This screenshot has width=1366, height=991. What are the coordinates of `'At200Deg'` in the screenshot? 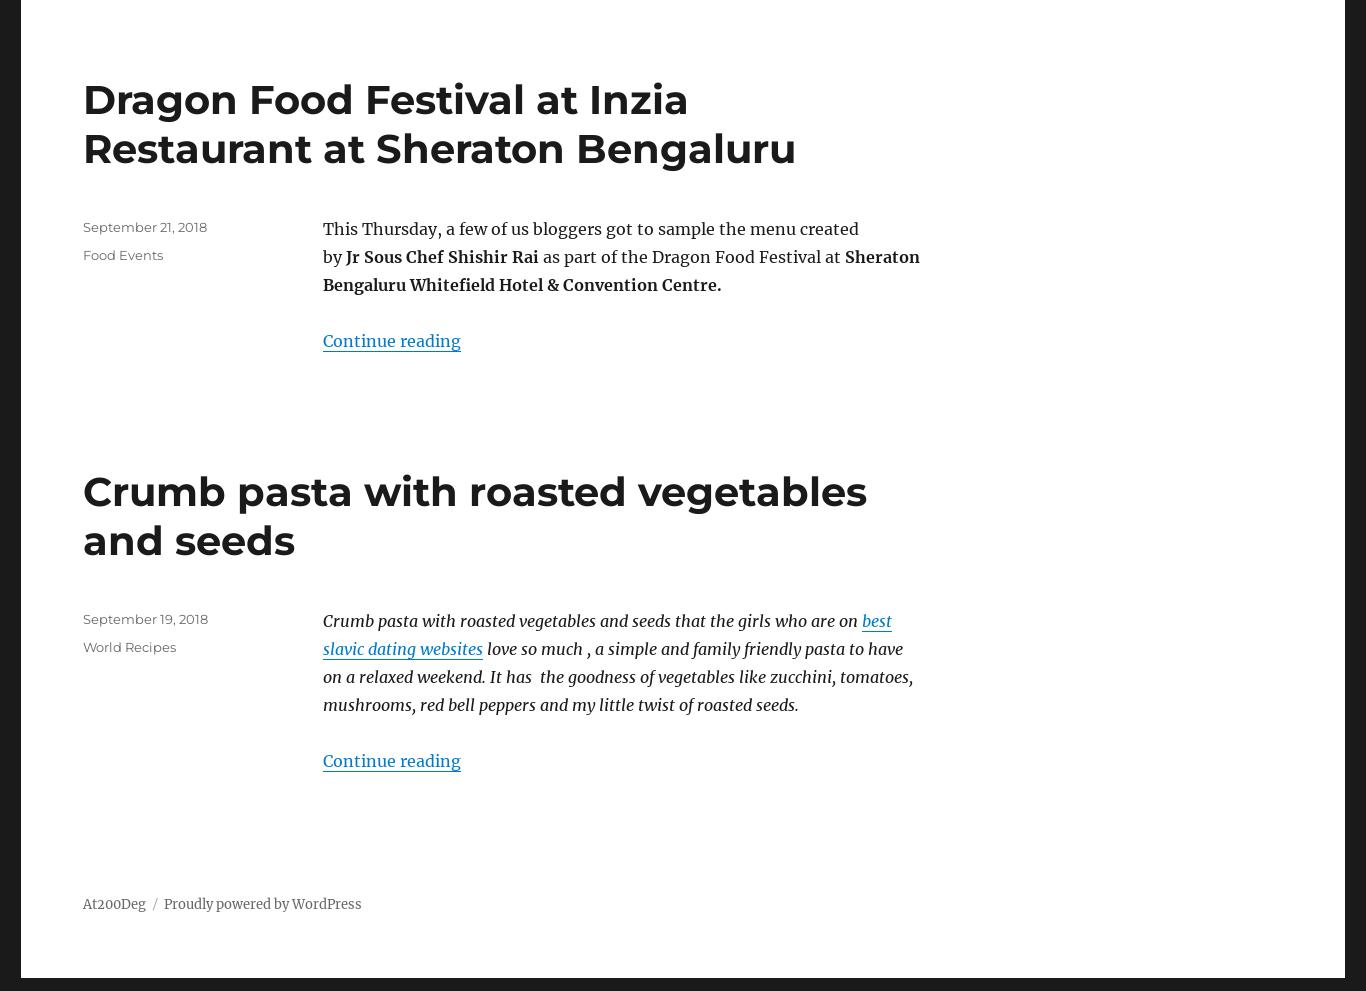 It's located at (114, 902).